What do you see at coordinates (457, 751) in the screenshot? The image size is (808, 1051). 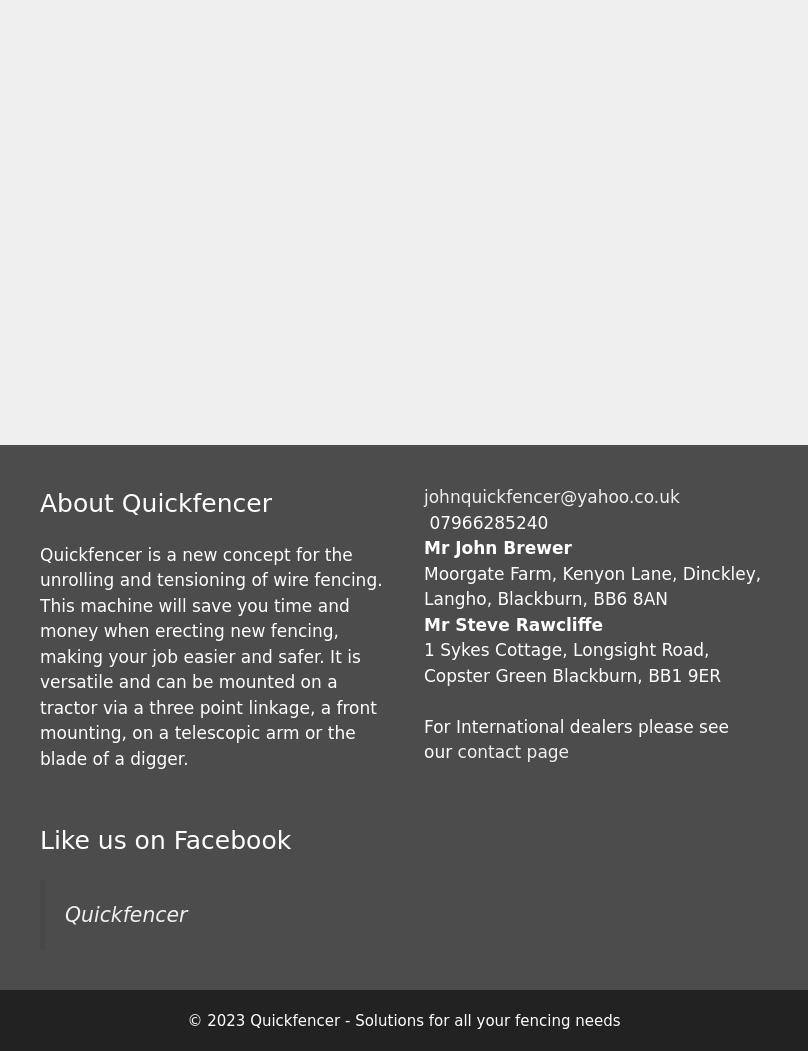 I see `'contact page'` at bounding box center [457, 751].